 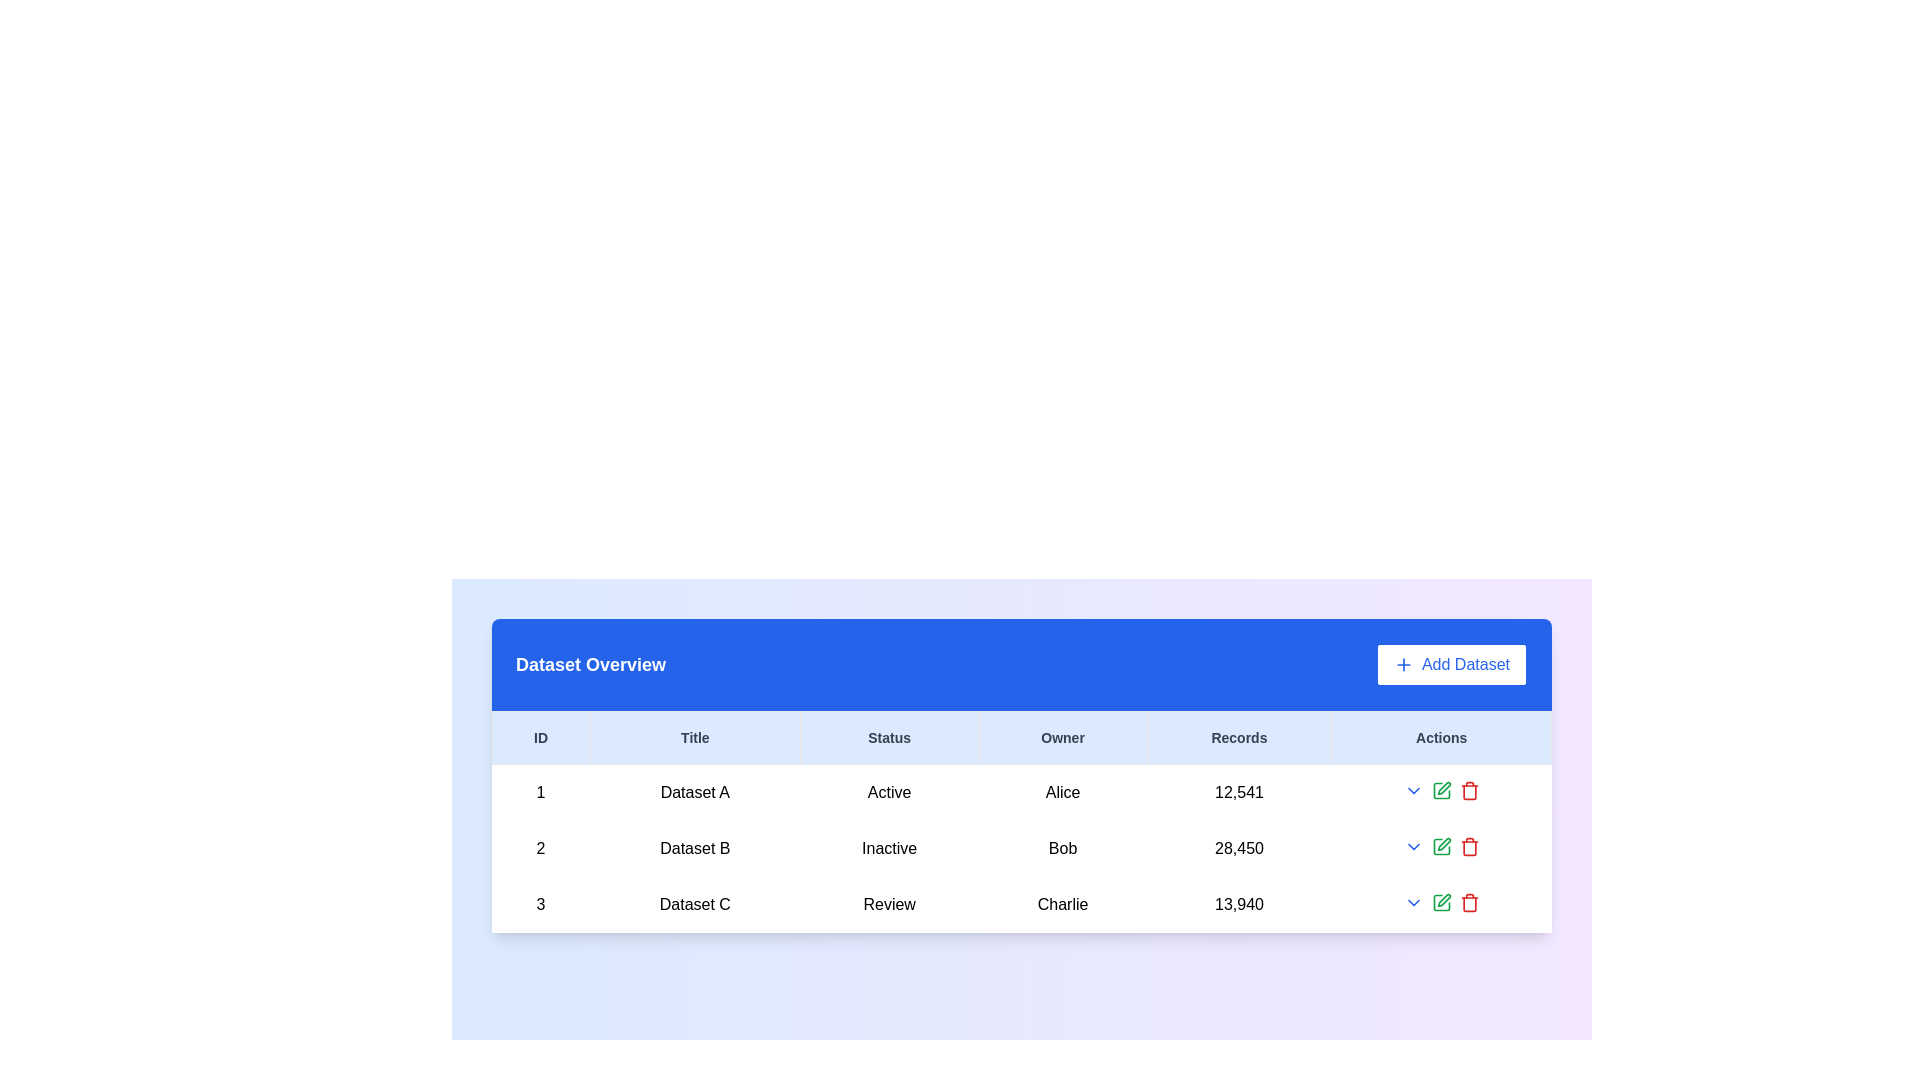 I want to click on the Dropdown trigger icon, which is a blue chevron indicating a downward direction, so click(x=1412, y=902).